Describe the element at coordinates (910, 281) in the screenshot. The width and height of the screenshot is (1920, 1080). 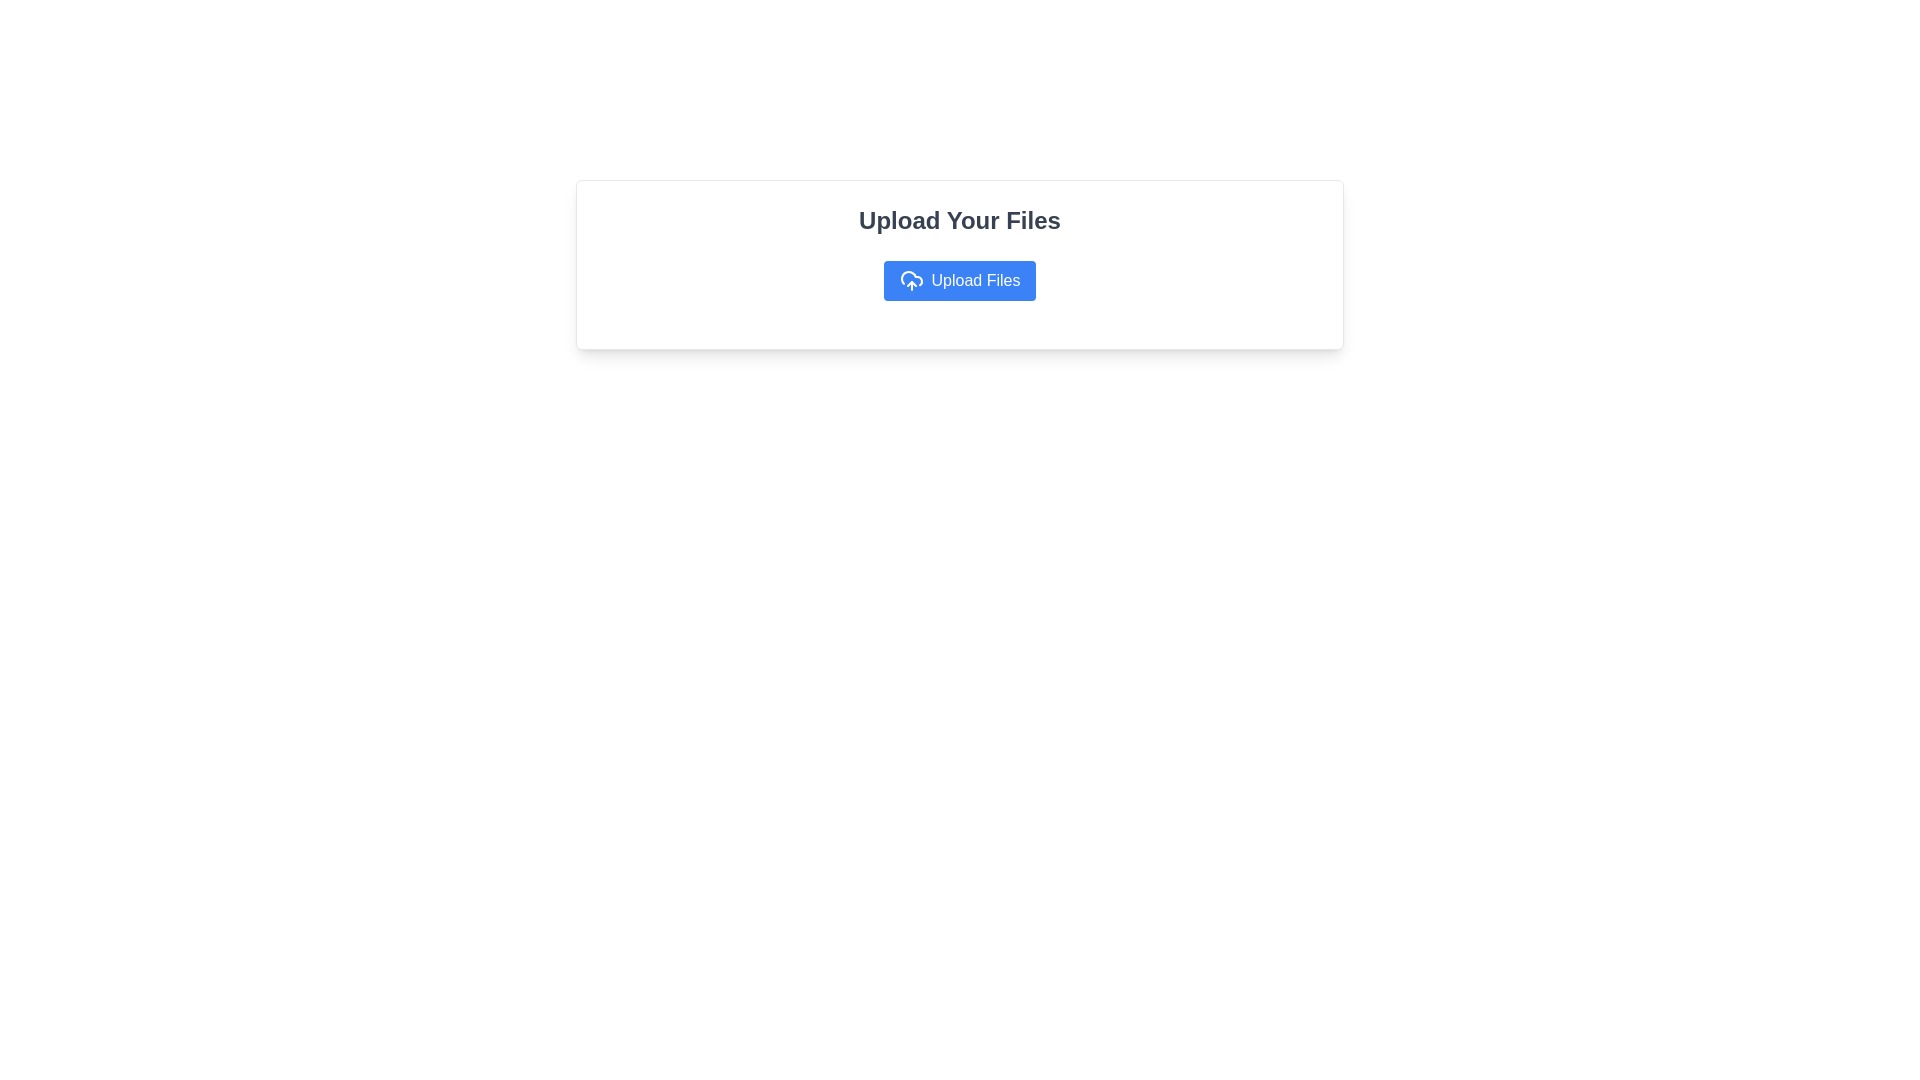
I see `the cloud upload icon that is part of the 'Upload Files' button, located to the left of the text on a blue background` at that location.